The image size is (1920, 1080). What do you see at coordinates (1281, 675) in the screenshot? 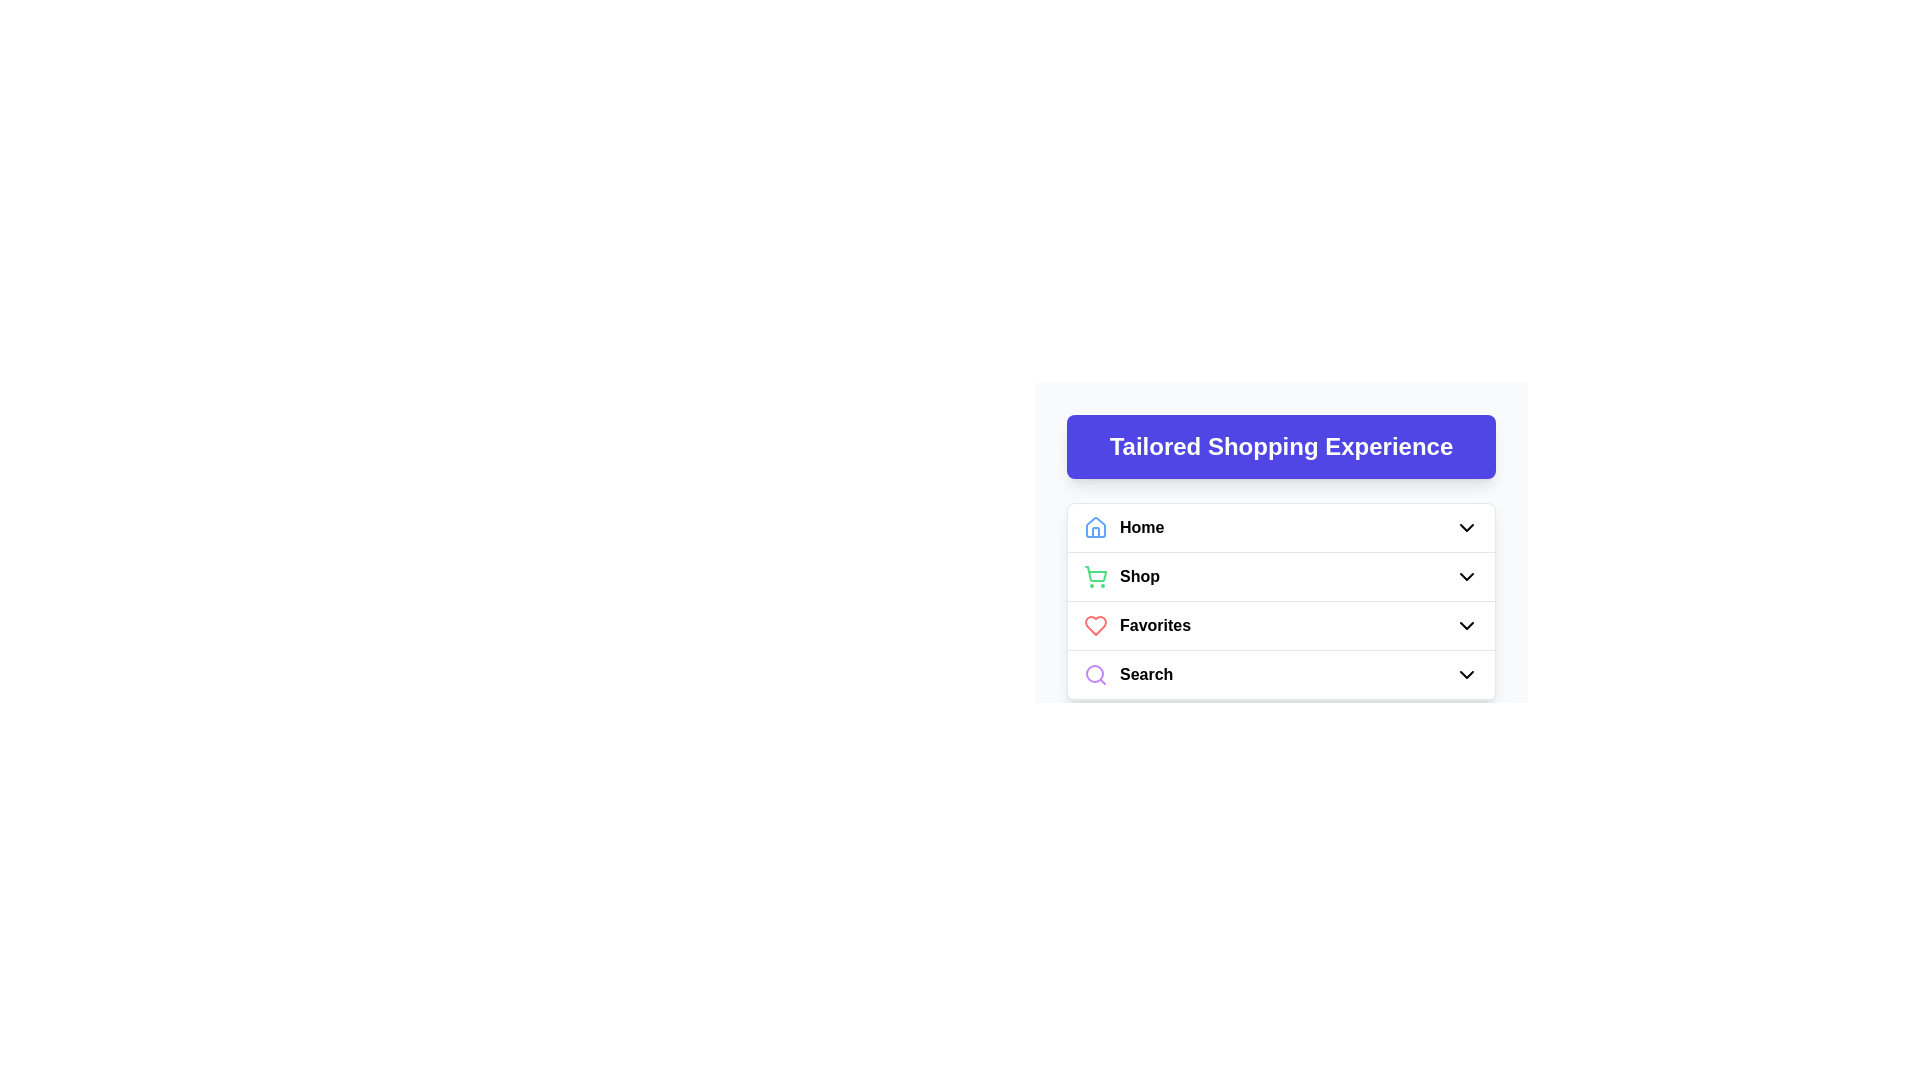
I see `the search button located at the bottom of the vertical list under 'Tailored Shopping Experience'` at bounding box center [1281, 675].